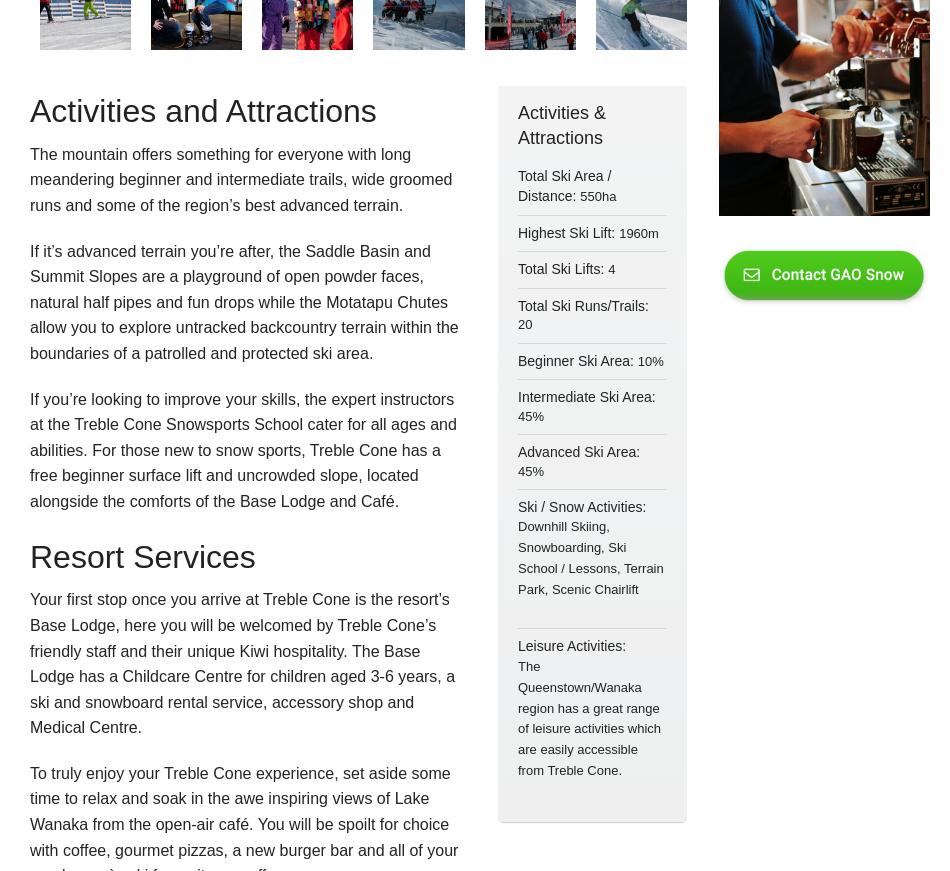  Describe the element at coordinates (562, 268) in the screenshot. I see `'Total Ski Lifts:'` at that location.